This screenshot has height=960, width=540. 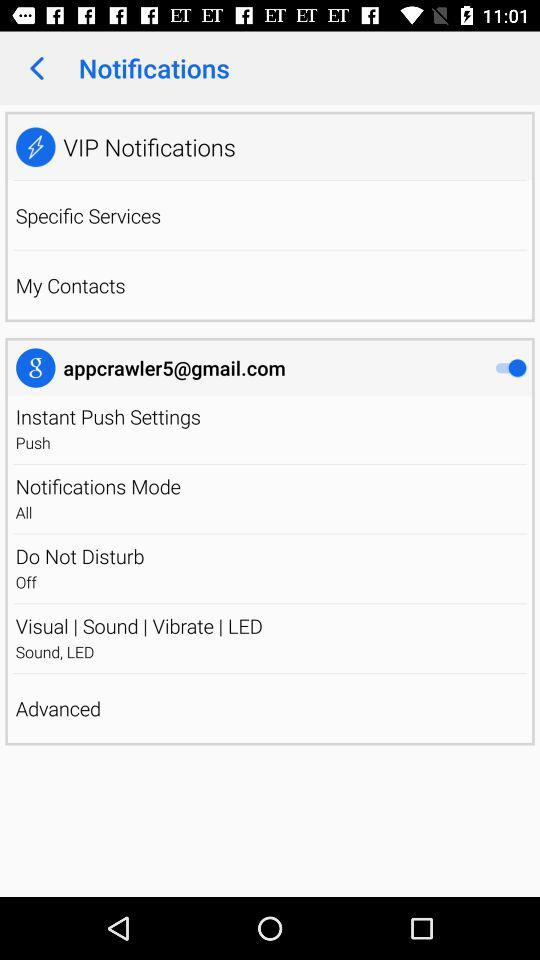 What do you see at coordinates (270, 624) in the screenshot?
I see `icon above sound, led` at bounding box center [270, 624].